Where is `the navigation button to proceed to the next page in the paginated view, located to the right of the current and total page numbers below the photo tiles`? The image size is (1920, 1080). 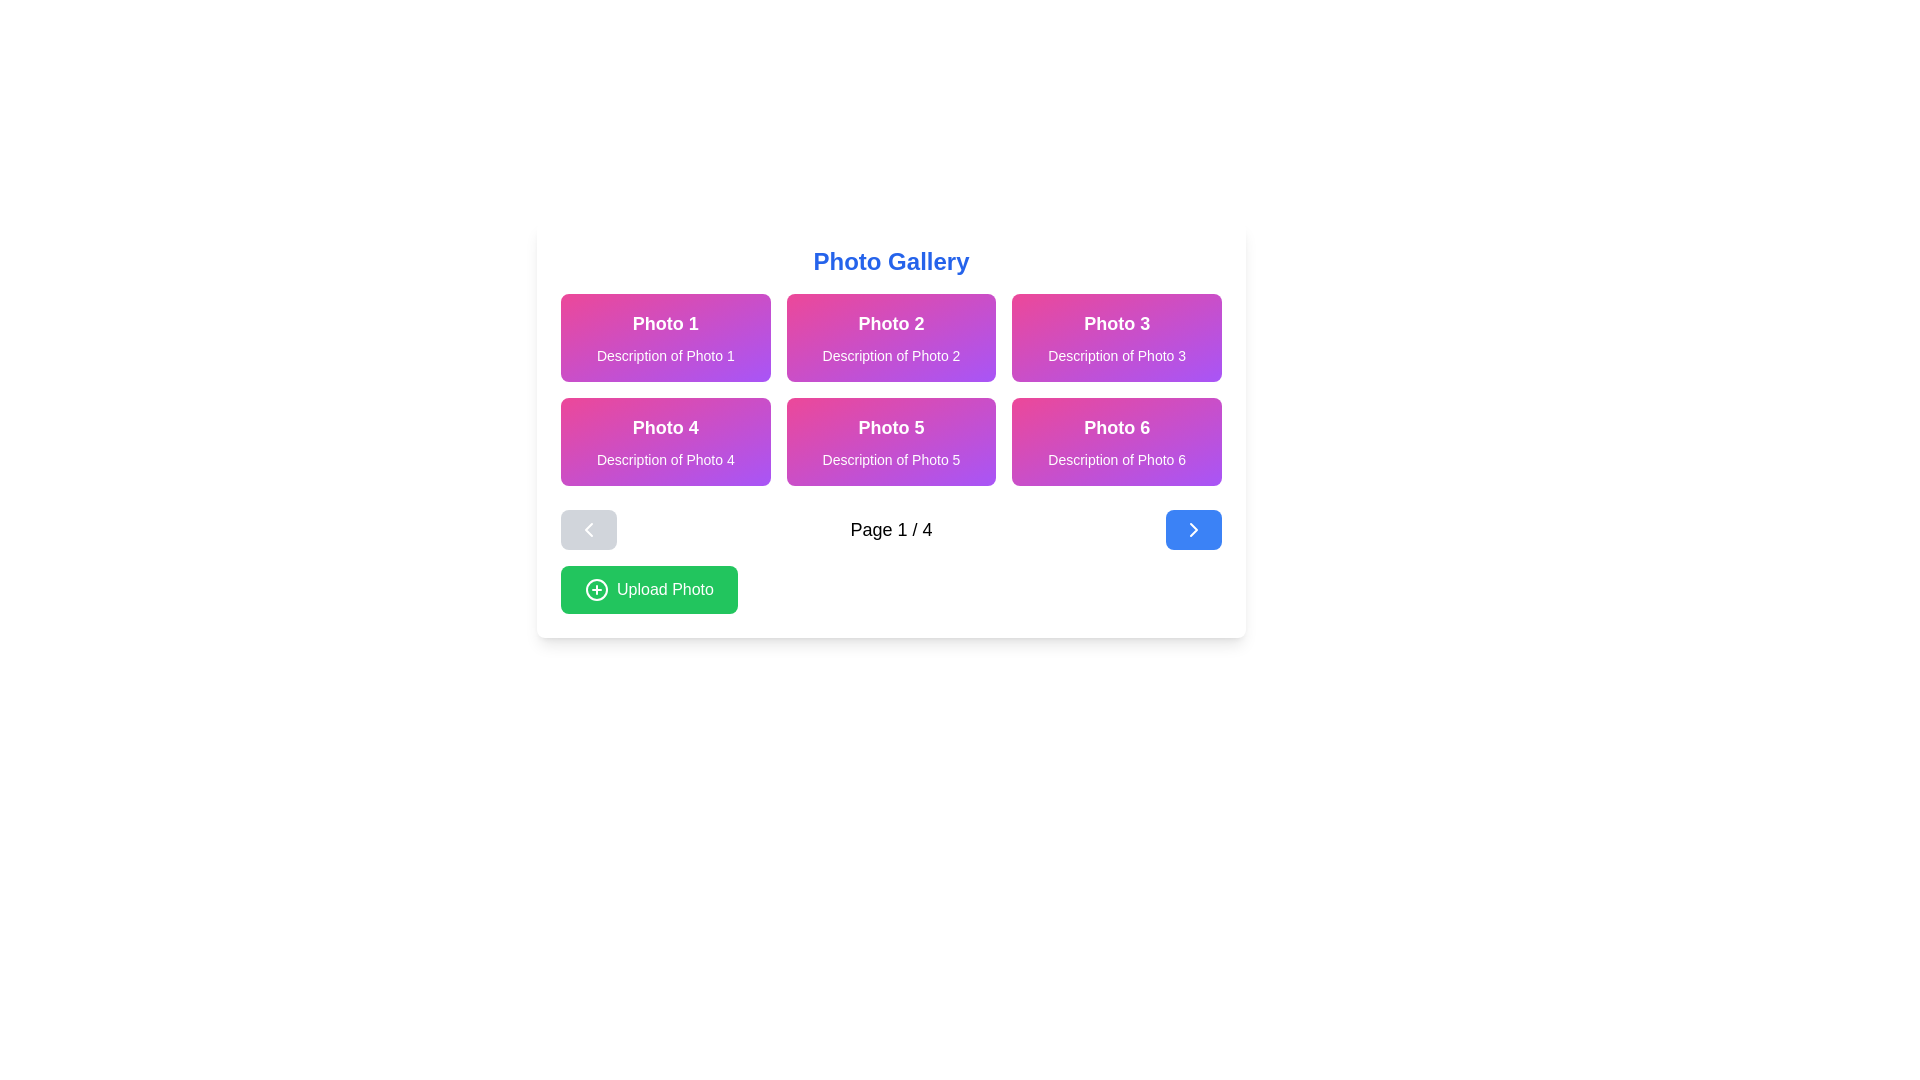
the navigation button to proceed to the next page in the paginated view, located to the right of the current and total page numbers below the photo tiles is located at coordinates (1194, 528).